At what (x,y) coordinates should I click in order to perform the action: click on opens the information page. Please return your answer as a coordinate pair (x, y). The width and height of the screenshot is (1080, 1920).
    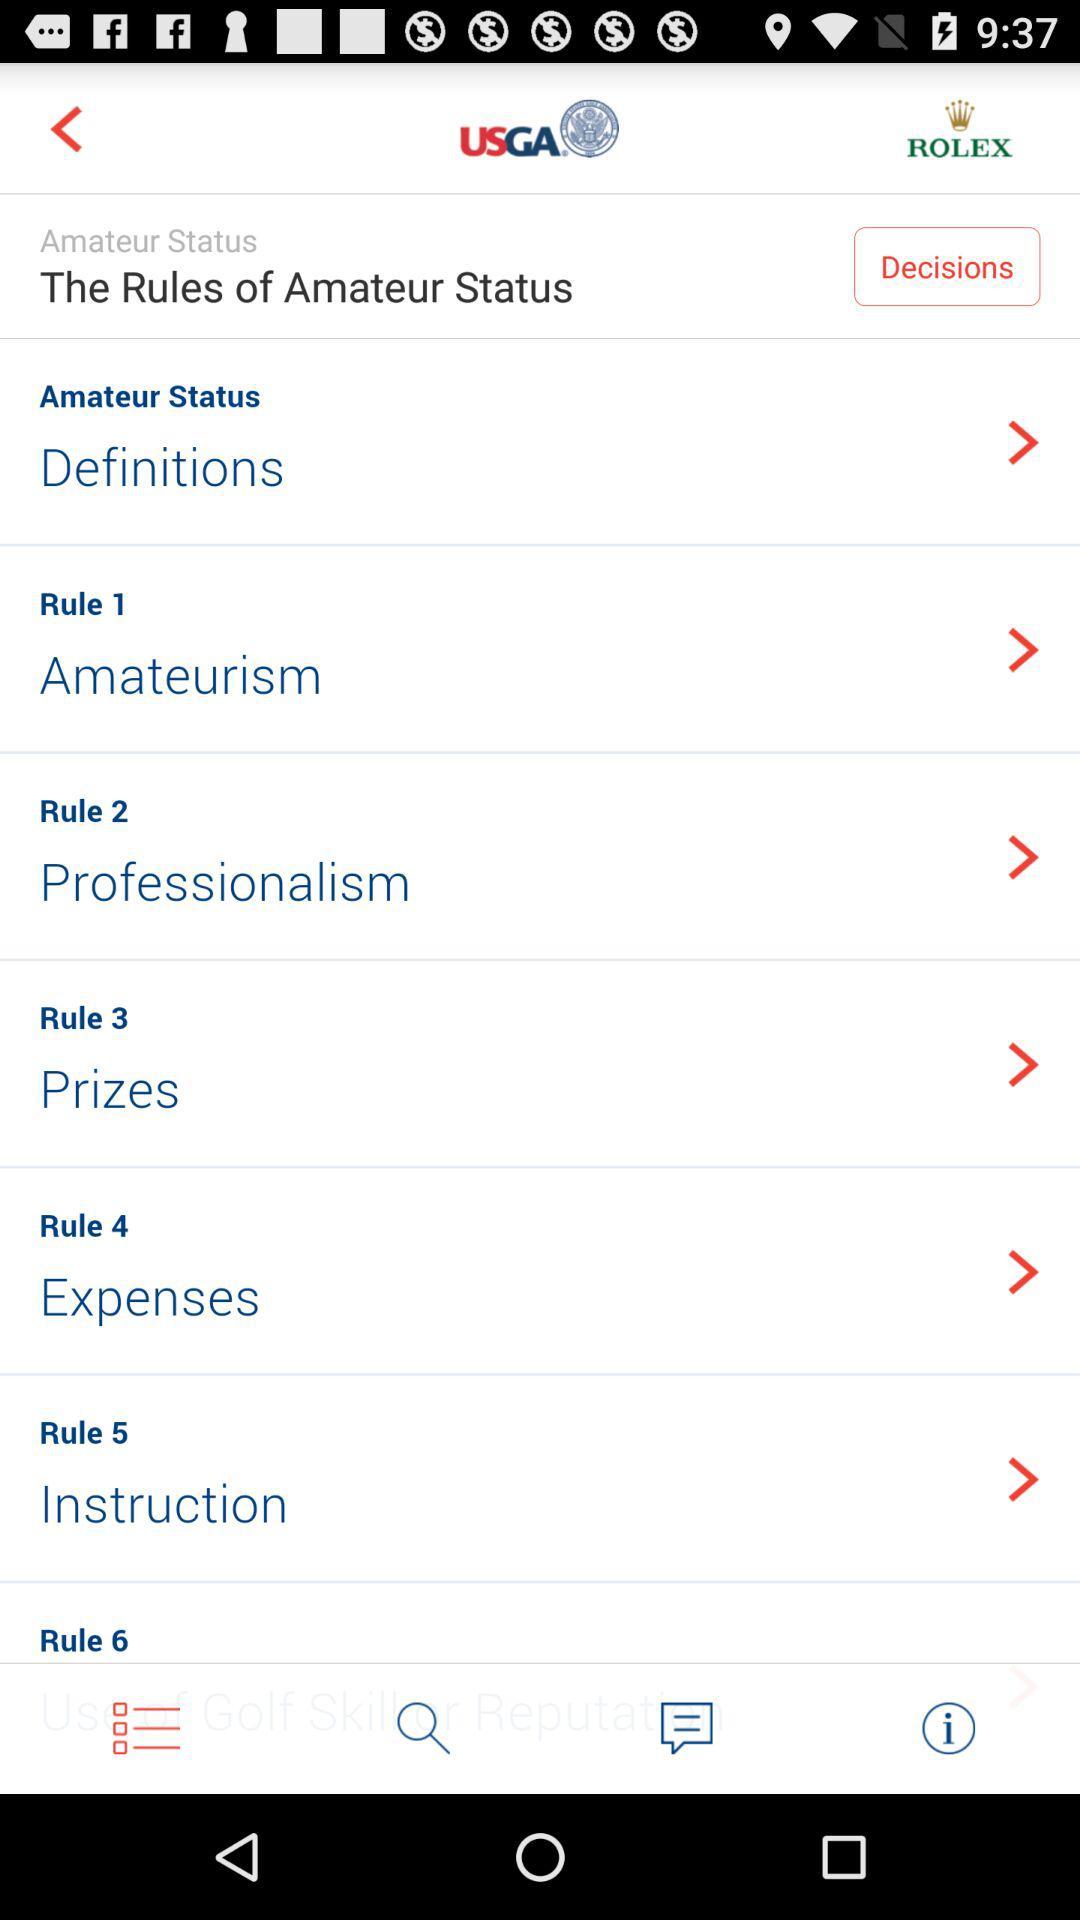
    Looking at the image, I should click on (947, 1727).